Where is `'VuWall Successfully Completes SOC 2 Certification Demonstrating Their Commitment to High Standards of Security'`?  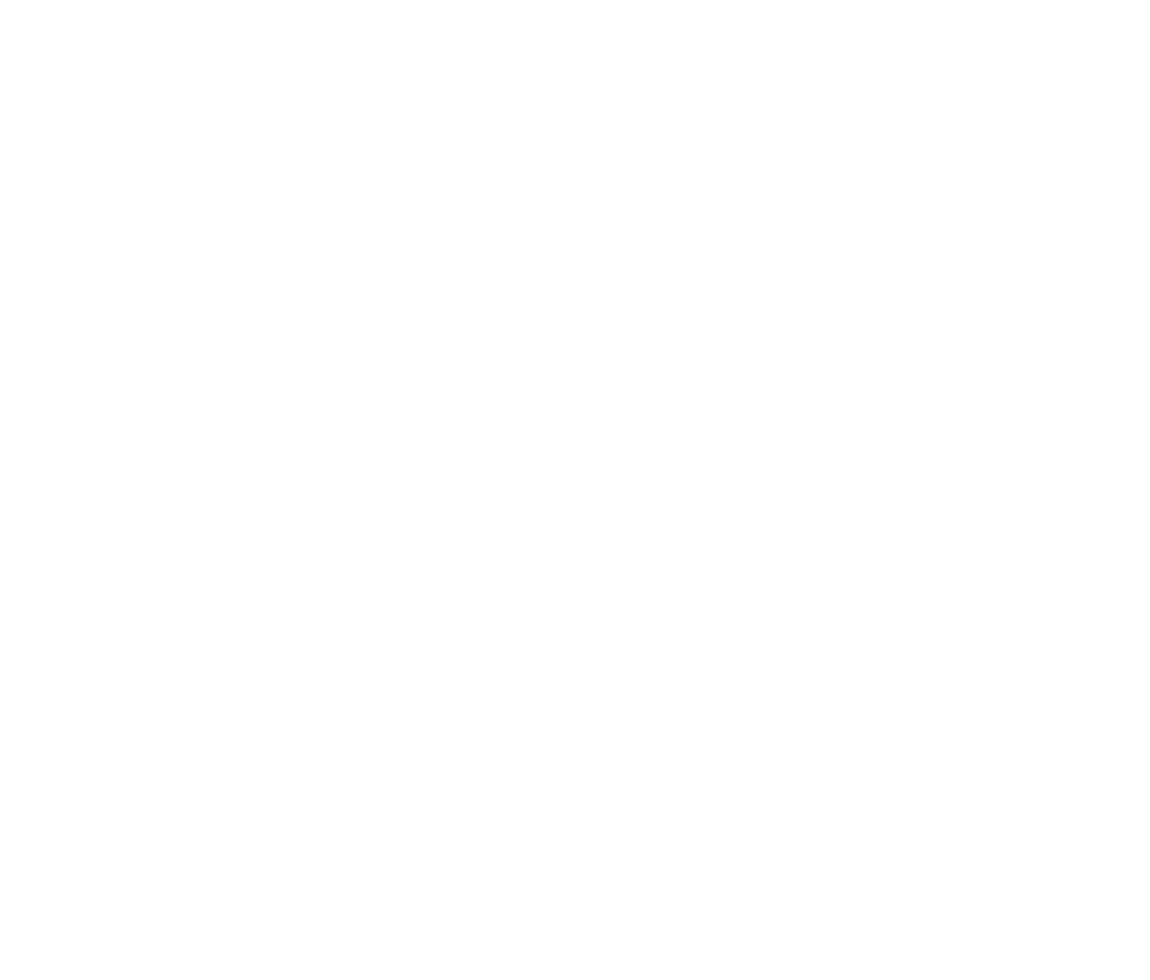 'VuWall Successfully Completes SOC 2 Certification Demonstrating Their Commitment to High Standards of Security' is located at coordinates (435, 700).